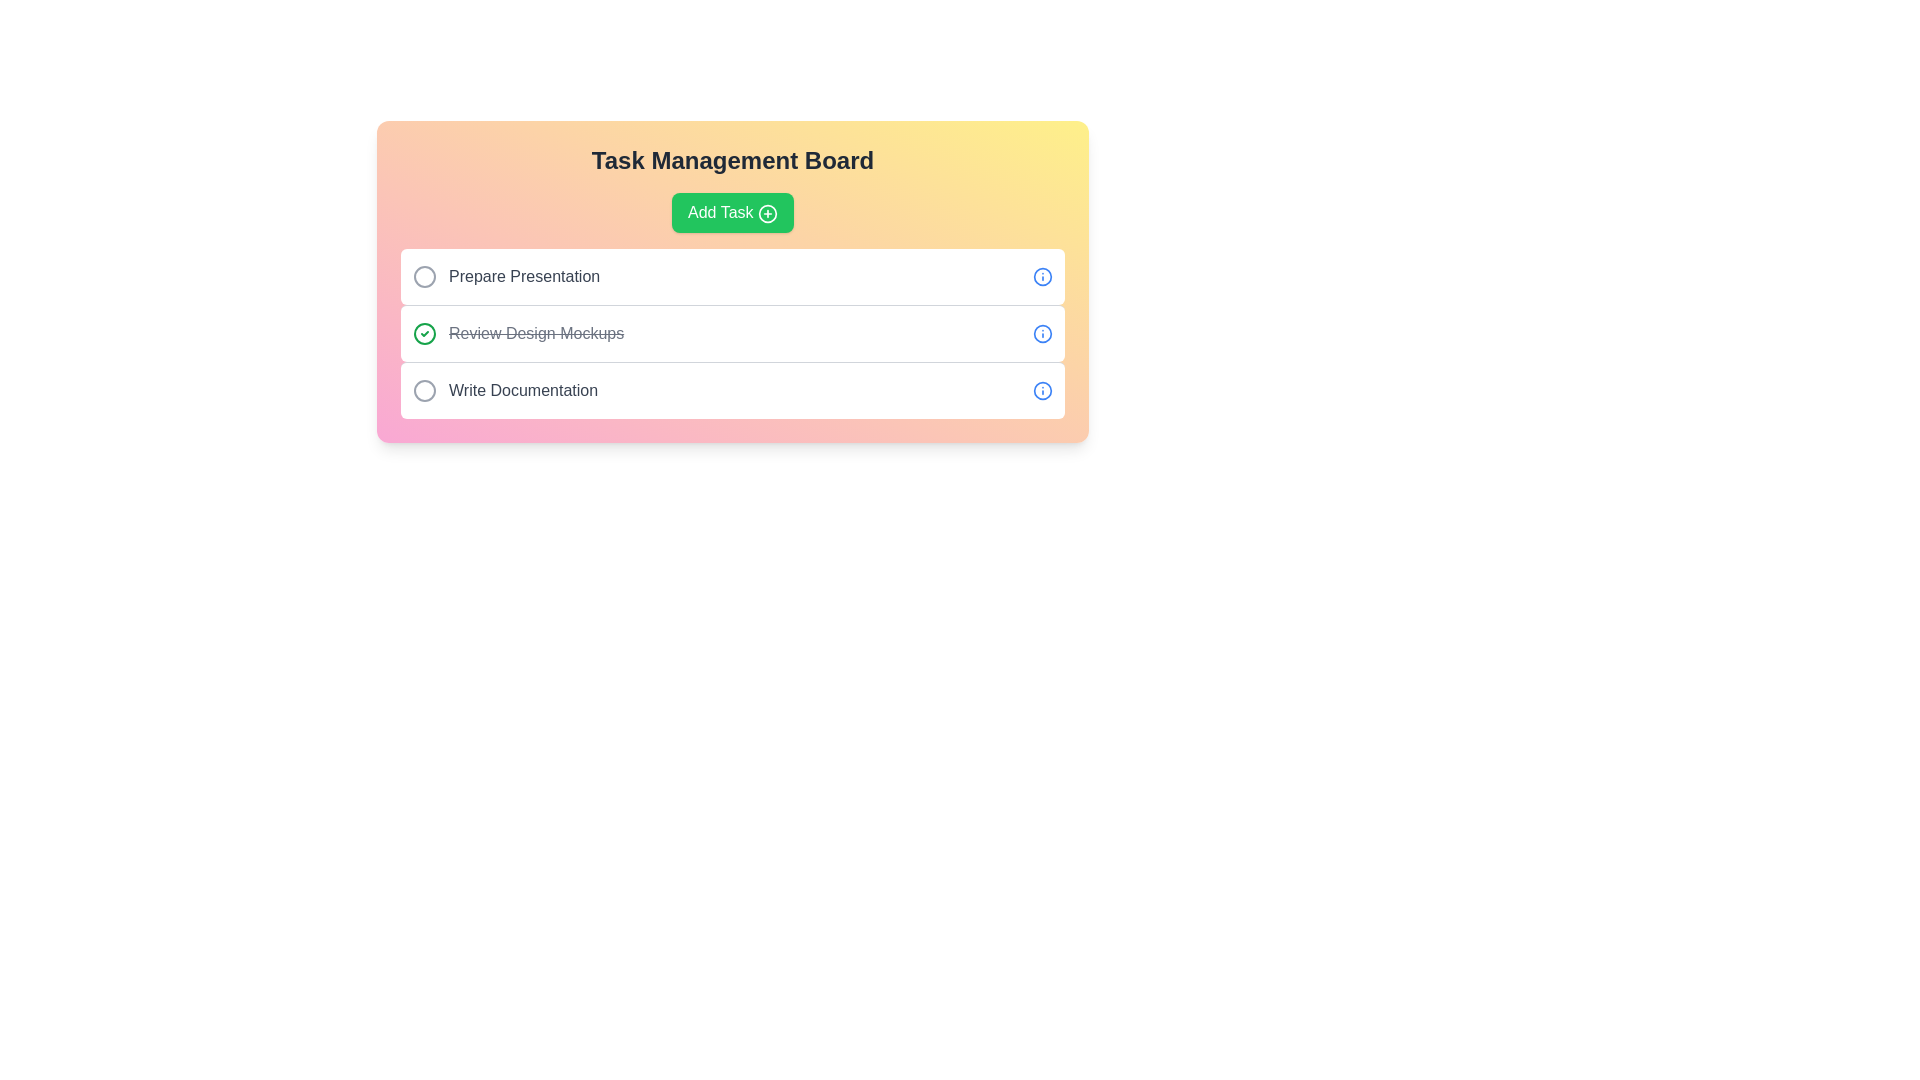 The image size is (1920, 1080). What do you see at coordinates (1041, 277) in the screenshot?
I see `the 'Info' icon next to the task 'Prepare Presentation' to view its details` at bounding box center [1041, 277].